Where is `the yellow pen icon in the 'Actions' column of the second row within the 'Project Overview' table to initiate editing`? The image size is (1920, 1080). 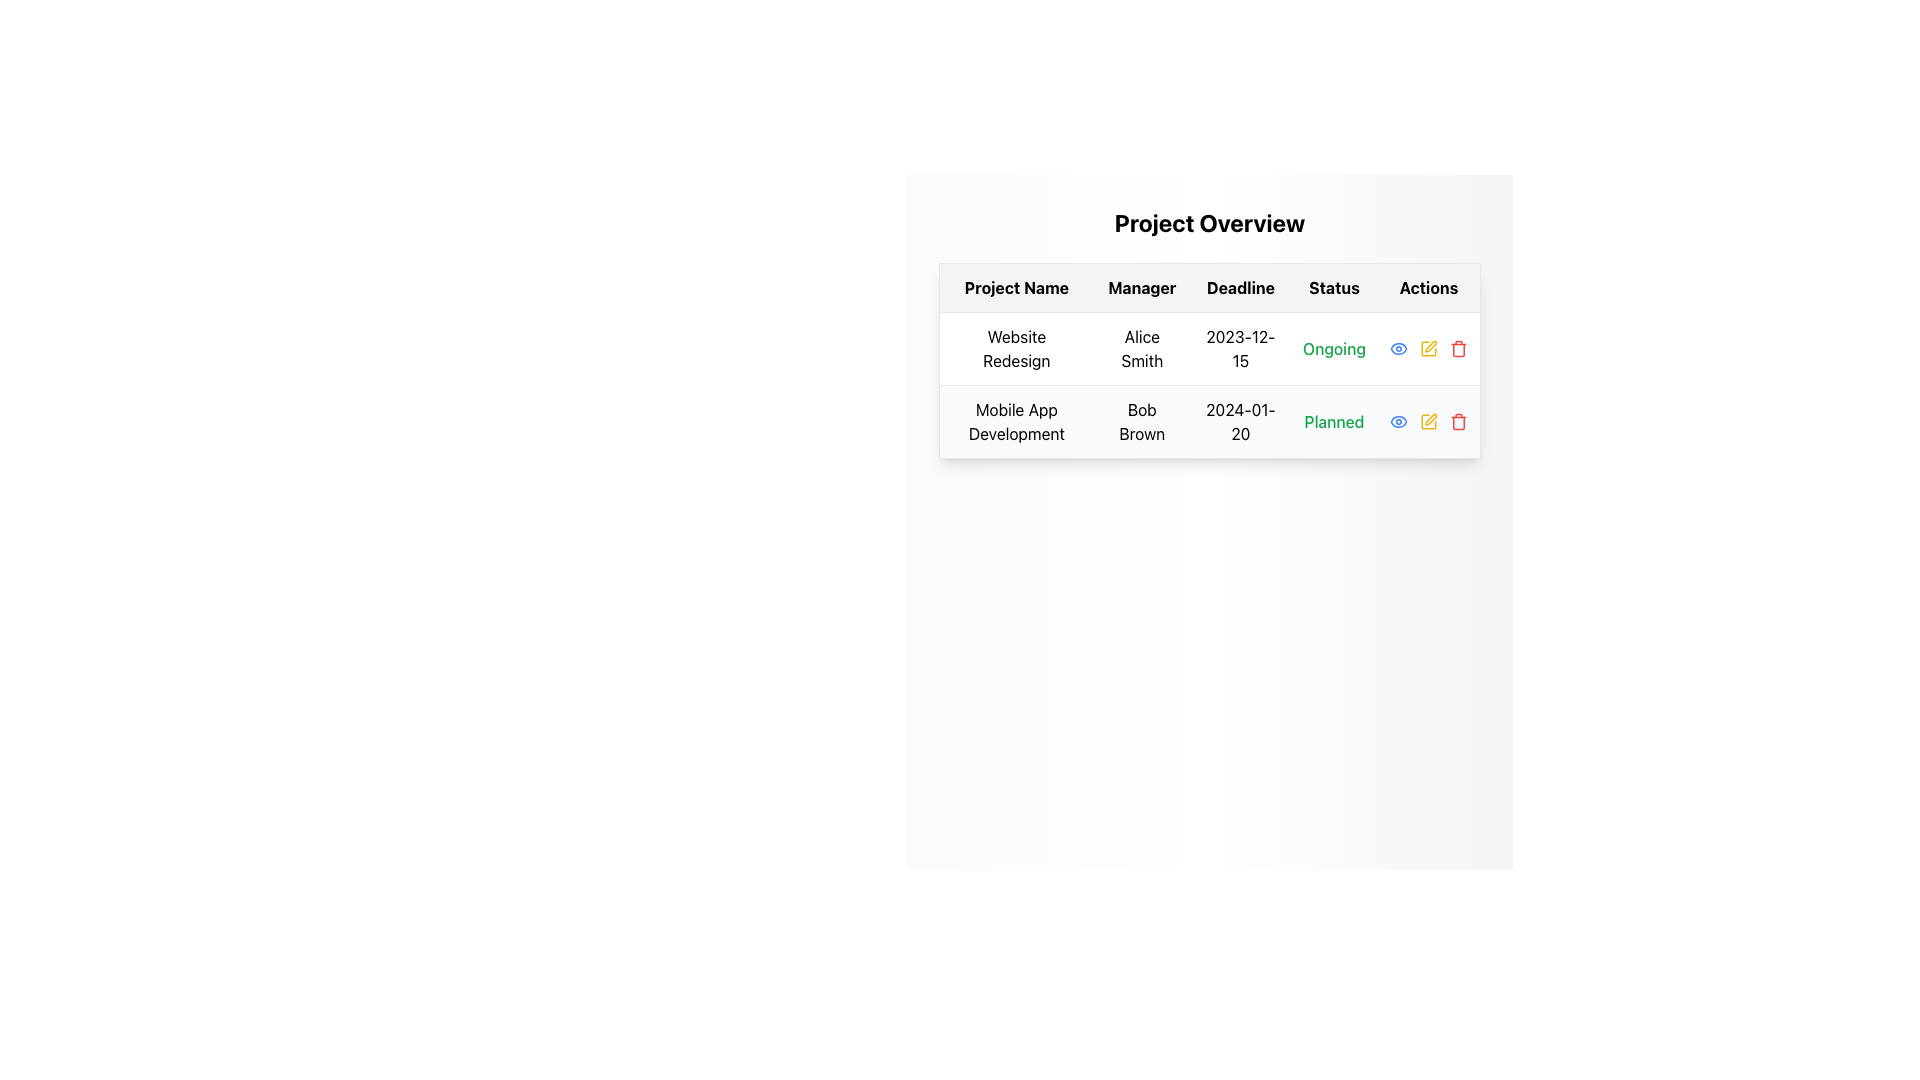
the yellow pen icon in the 'Actions' column of the second row within the 'Project Overview' table to initiate editing is located at coordinates (1429, 345).